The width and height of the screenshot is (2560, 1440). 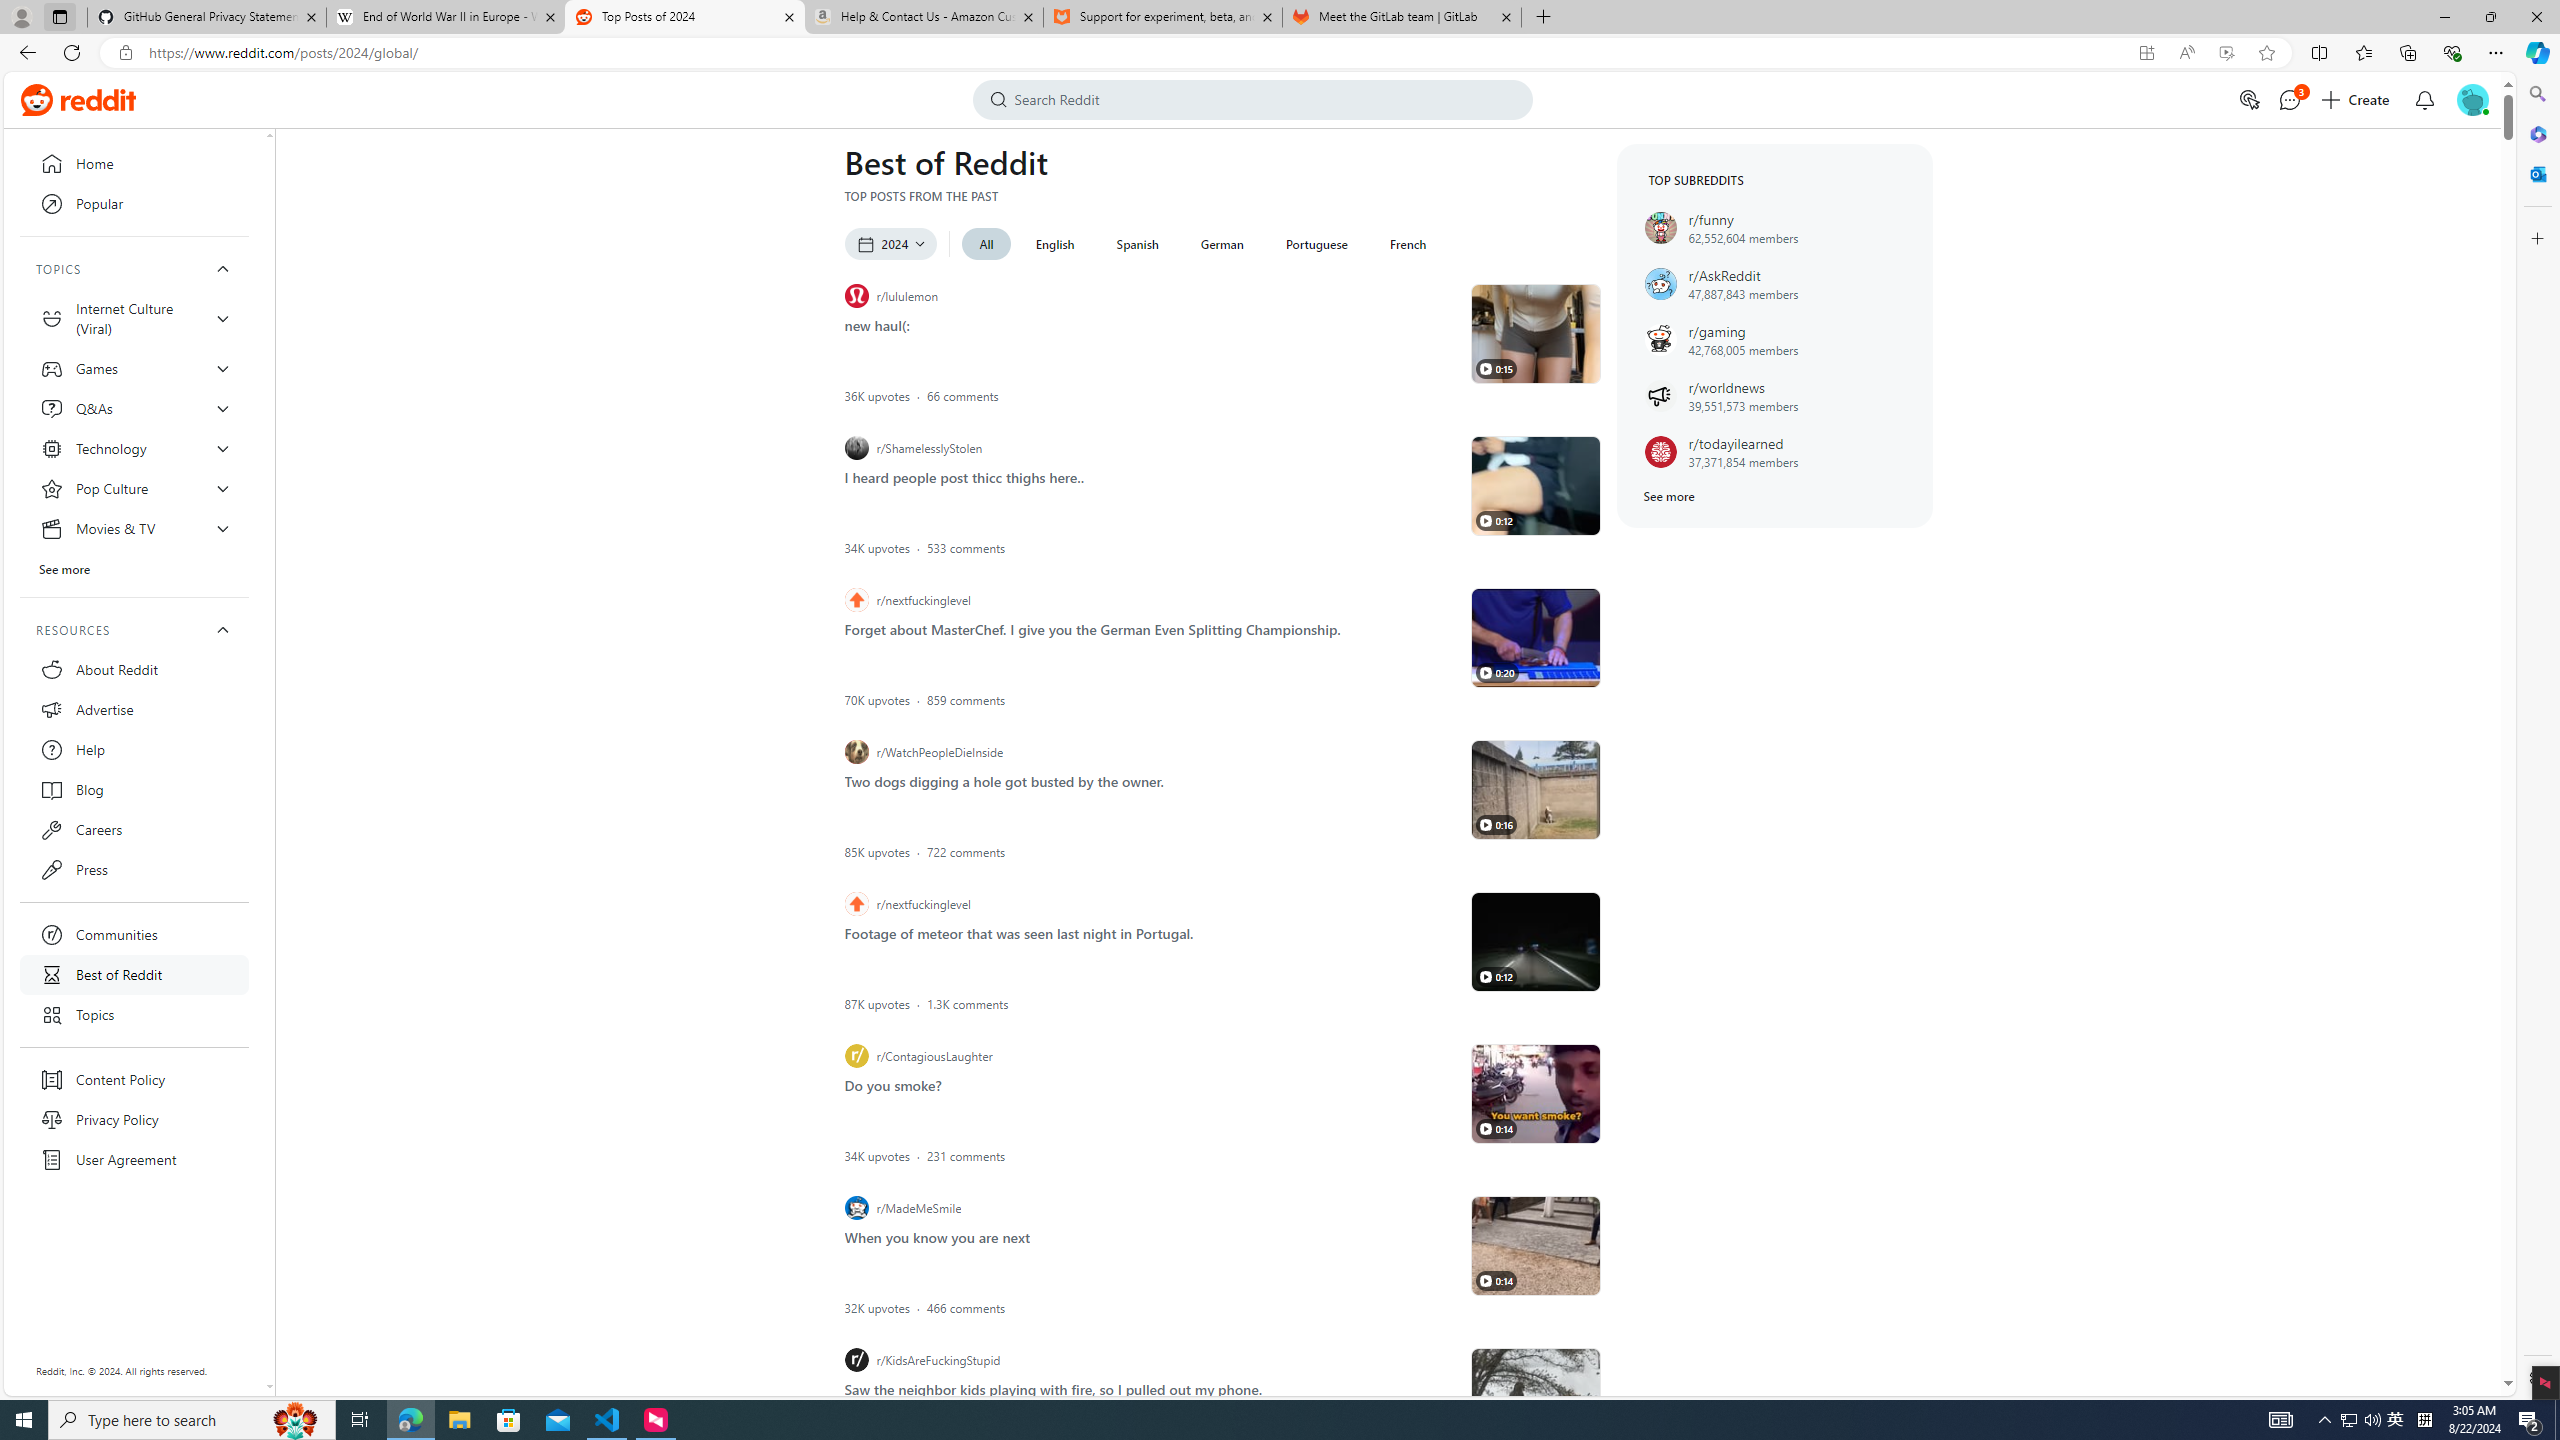 What do you see at coordinates (134, 669) in the screenshot?
I see `'About Reddit'` at bounding box center [134, 669].